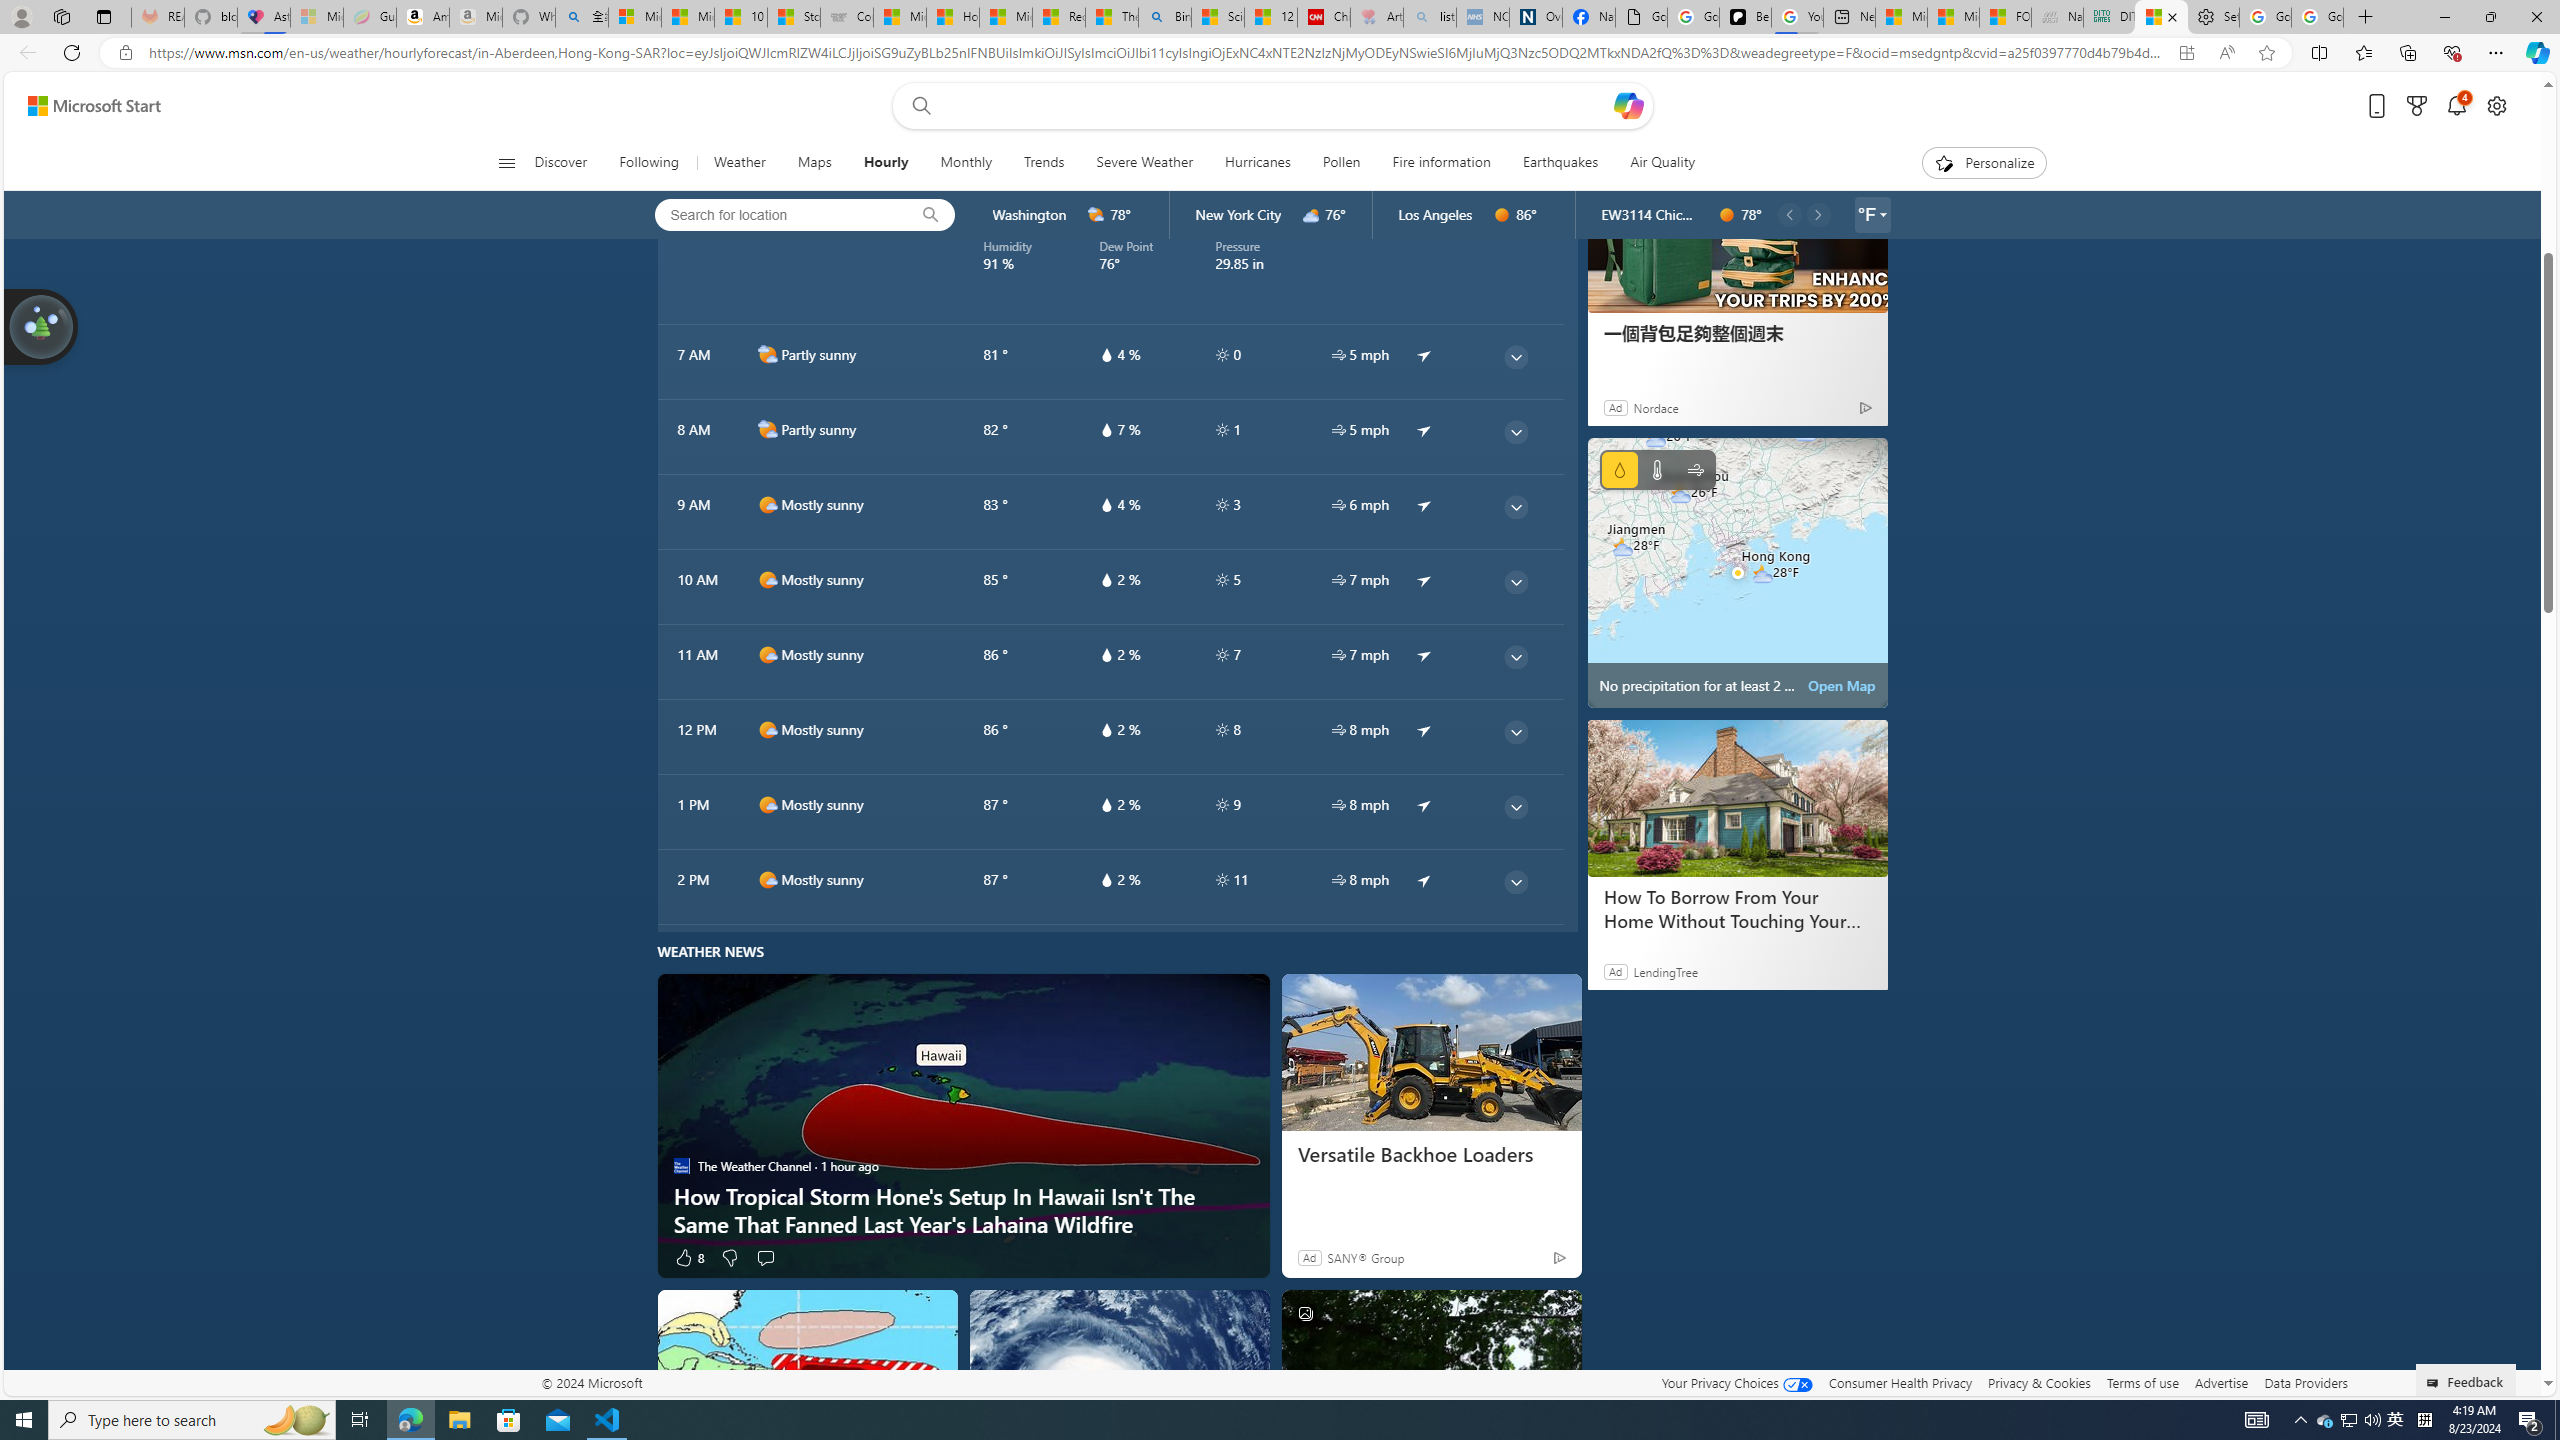 The height and width of the screenshot is (1440, 2560). What do you see at coordinates (1618, 470) in the screenshot?
I see `'Precipitation'` at bounding box center [1618, 470].